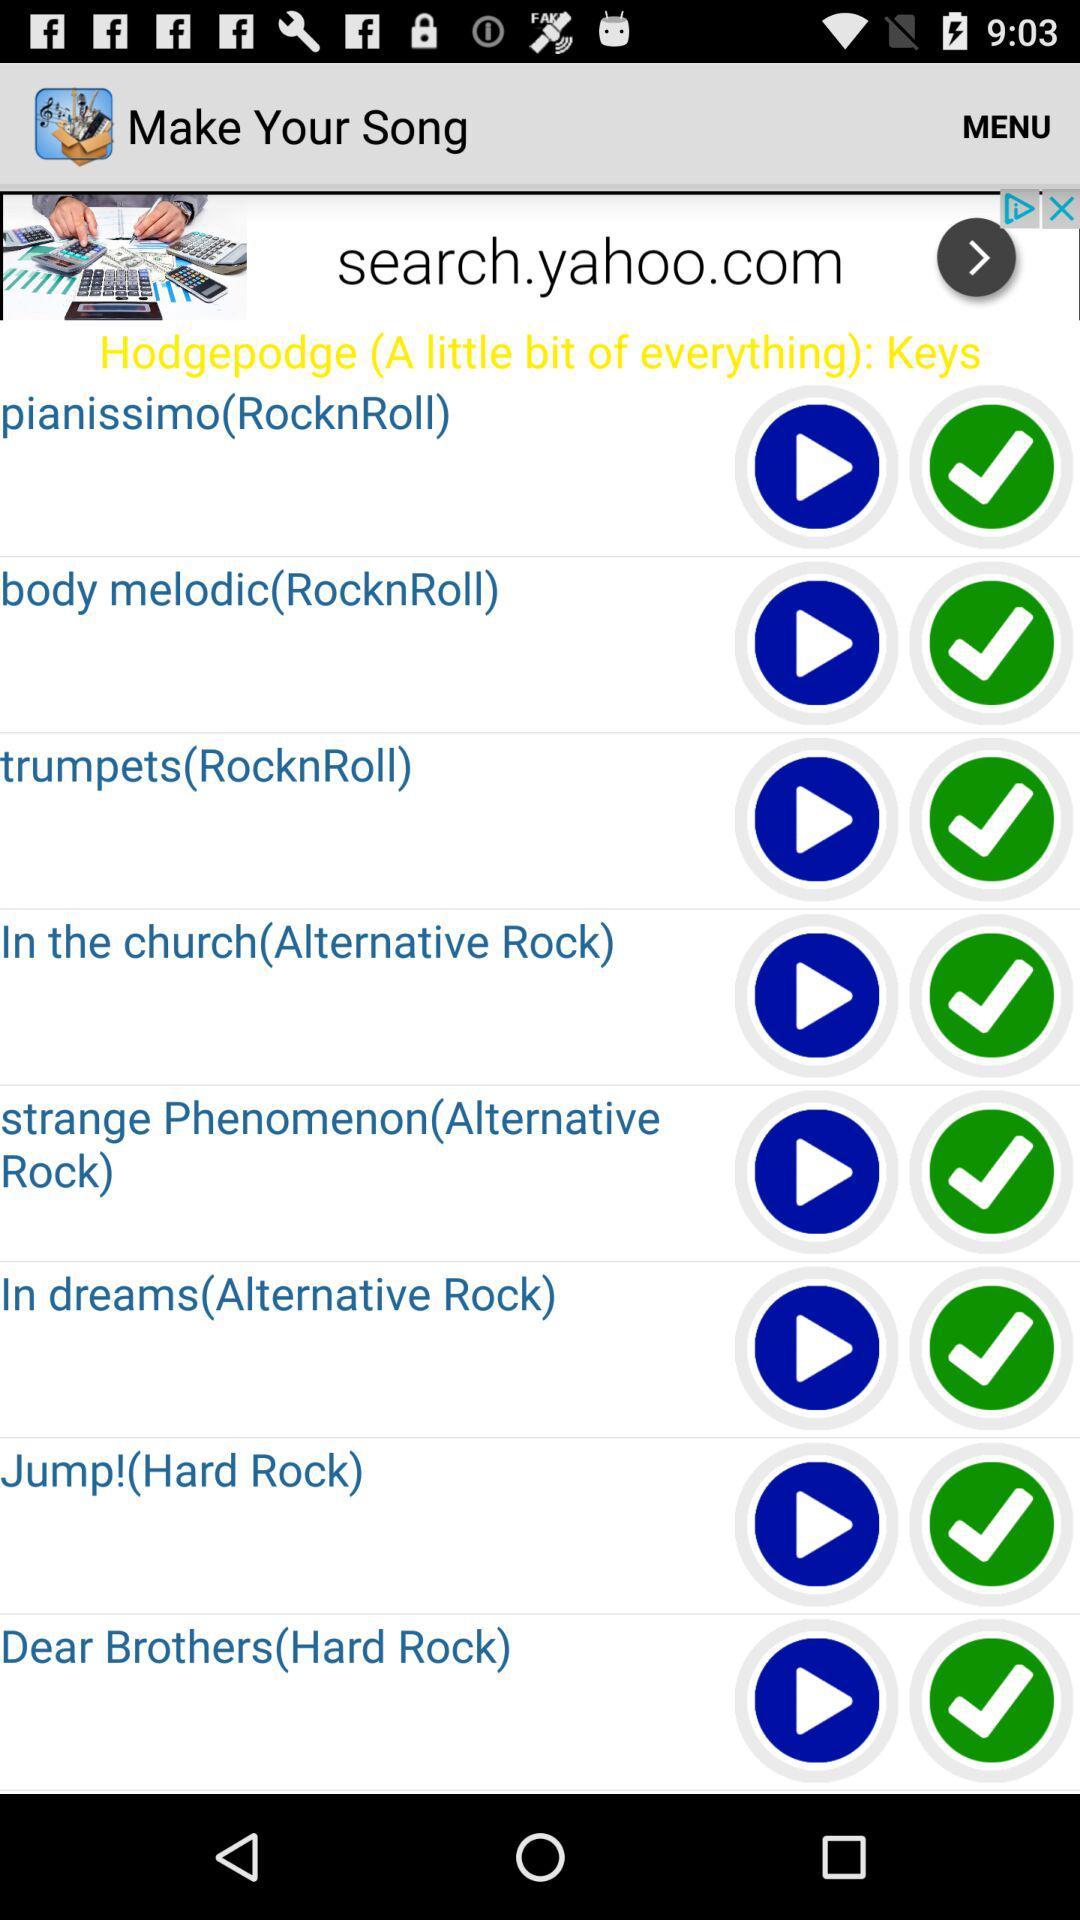 The image size is (1080, 1920). I want to click on check button, so click(992, 1349).